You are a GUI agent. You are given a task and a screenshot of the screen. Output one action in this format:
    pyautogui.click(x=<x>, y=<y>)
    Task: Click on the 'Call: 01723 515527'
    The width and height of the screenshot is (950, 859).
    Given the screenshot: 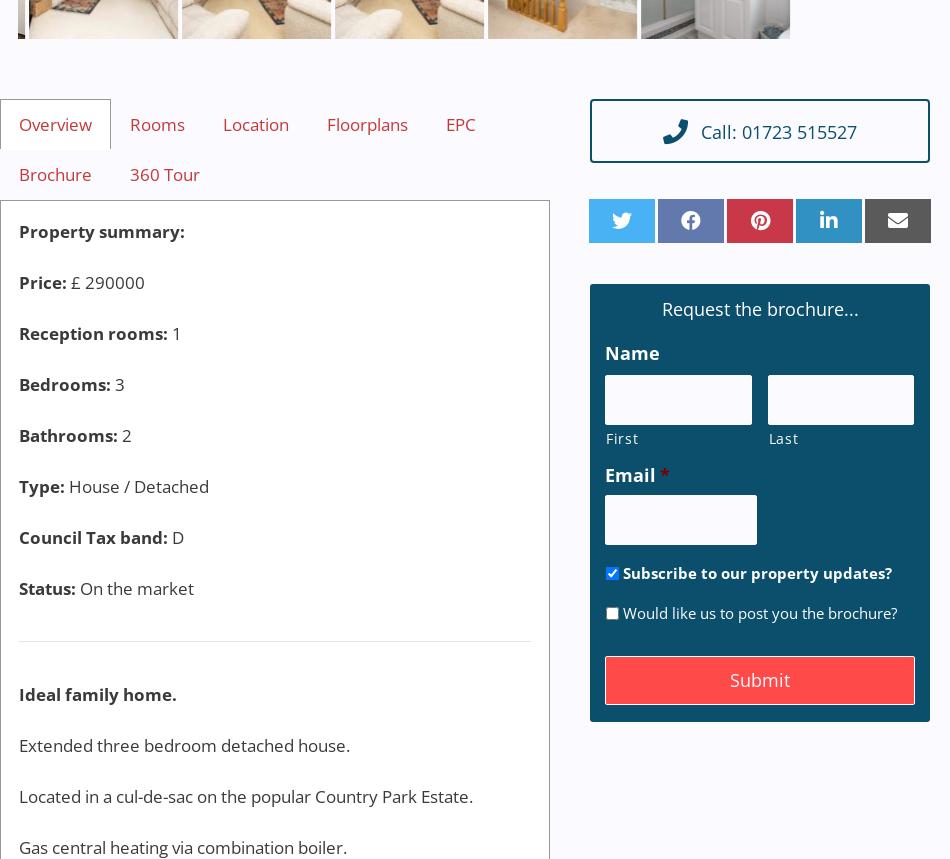 What is the action you would take?
    pyautogui.click(x=778, y=130)
    